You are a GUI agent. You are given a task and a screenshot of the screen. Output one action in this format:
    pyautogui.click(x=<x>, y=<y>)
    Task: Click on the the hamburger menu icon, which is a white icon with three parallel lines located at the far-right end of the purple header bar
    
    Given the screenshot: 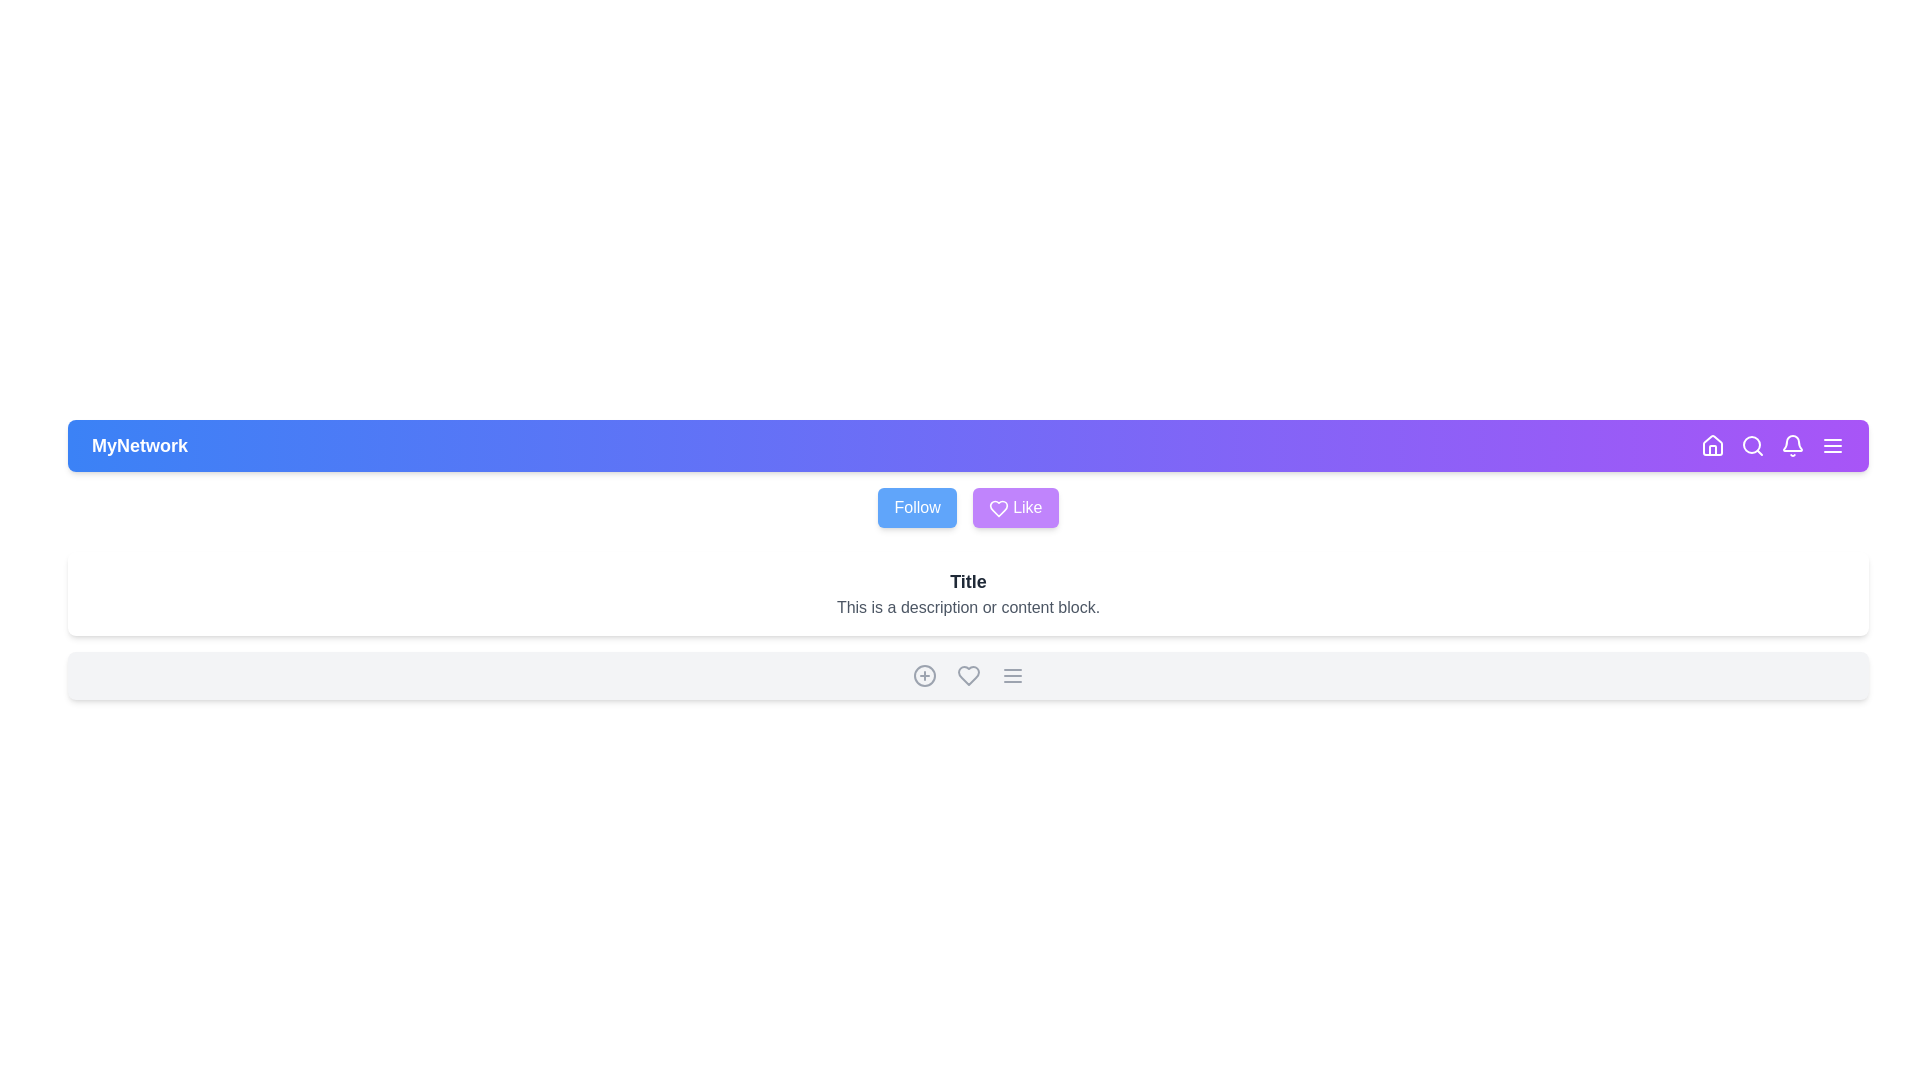 What is the action you would take?
    pyautogui.click(x=1833, y=445)
    